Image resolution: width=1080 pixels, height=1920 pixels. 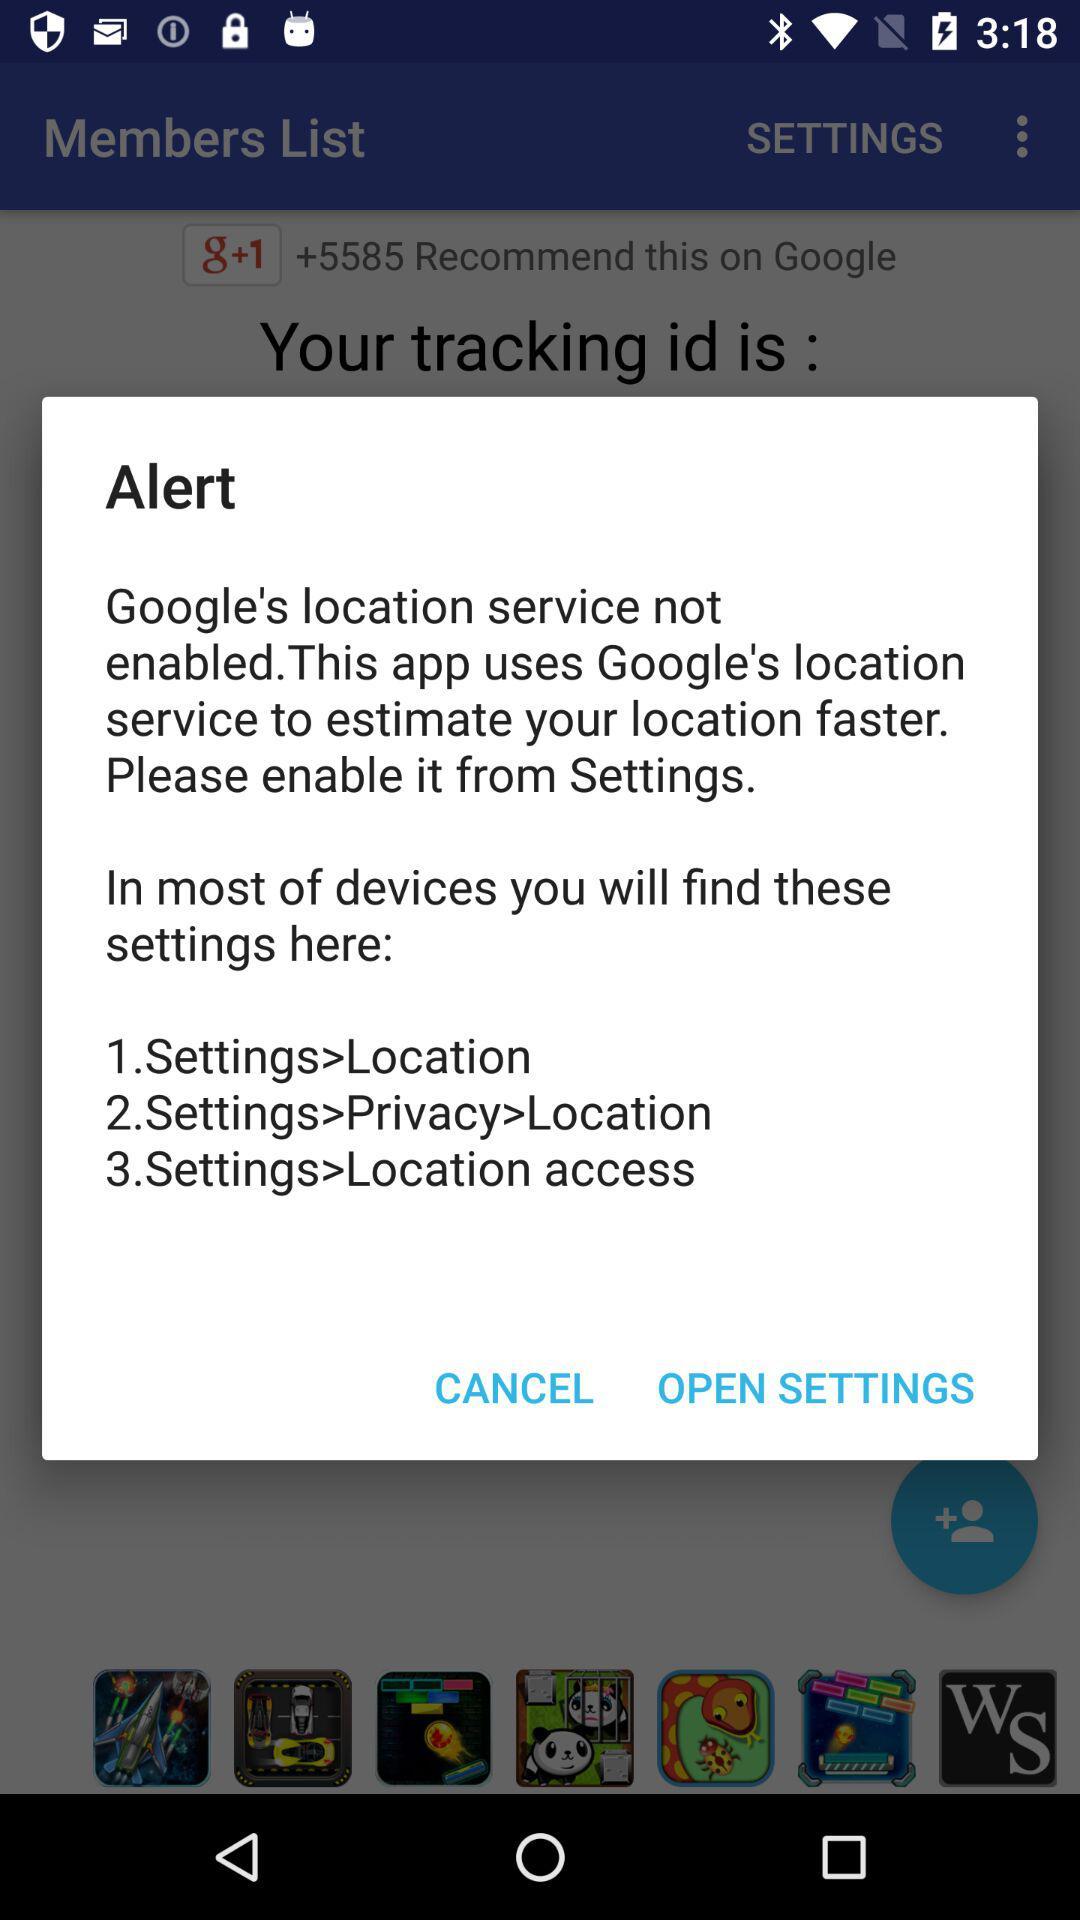 I want to click on the icon below google s location item, so click(x=816, y=1385).